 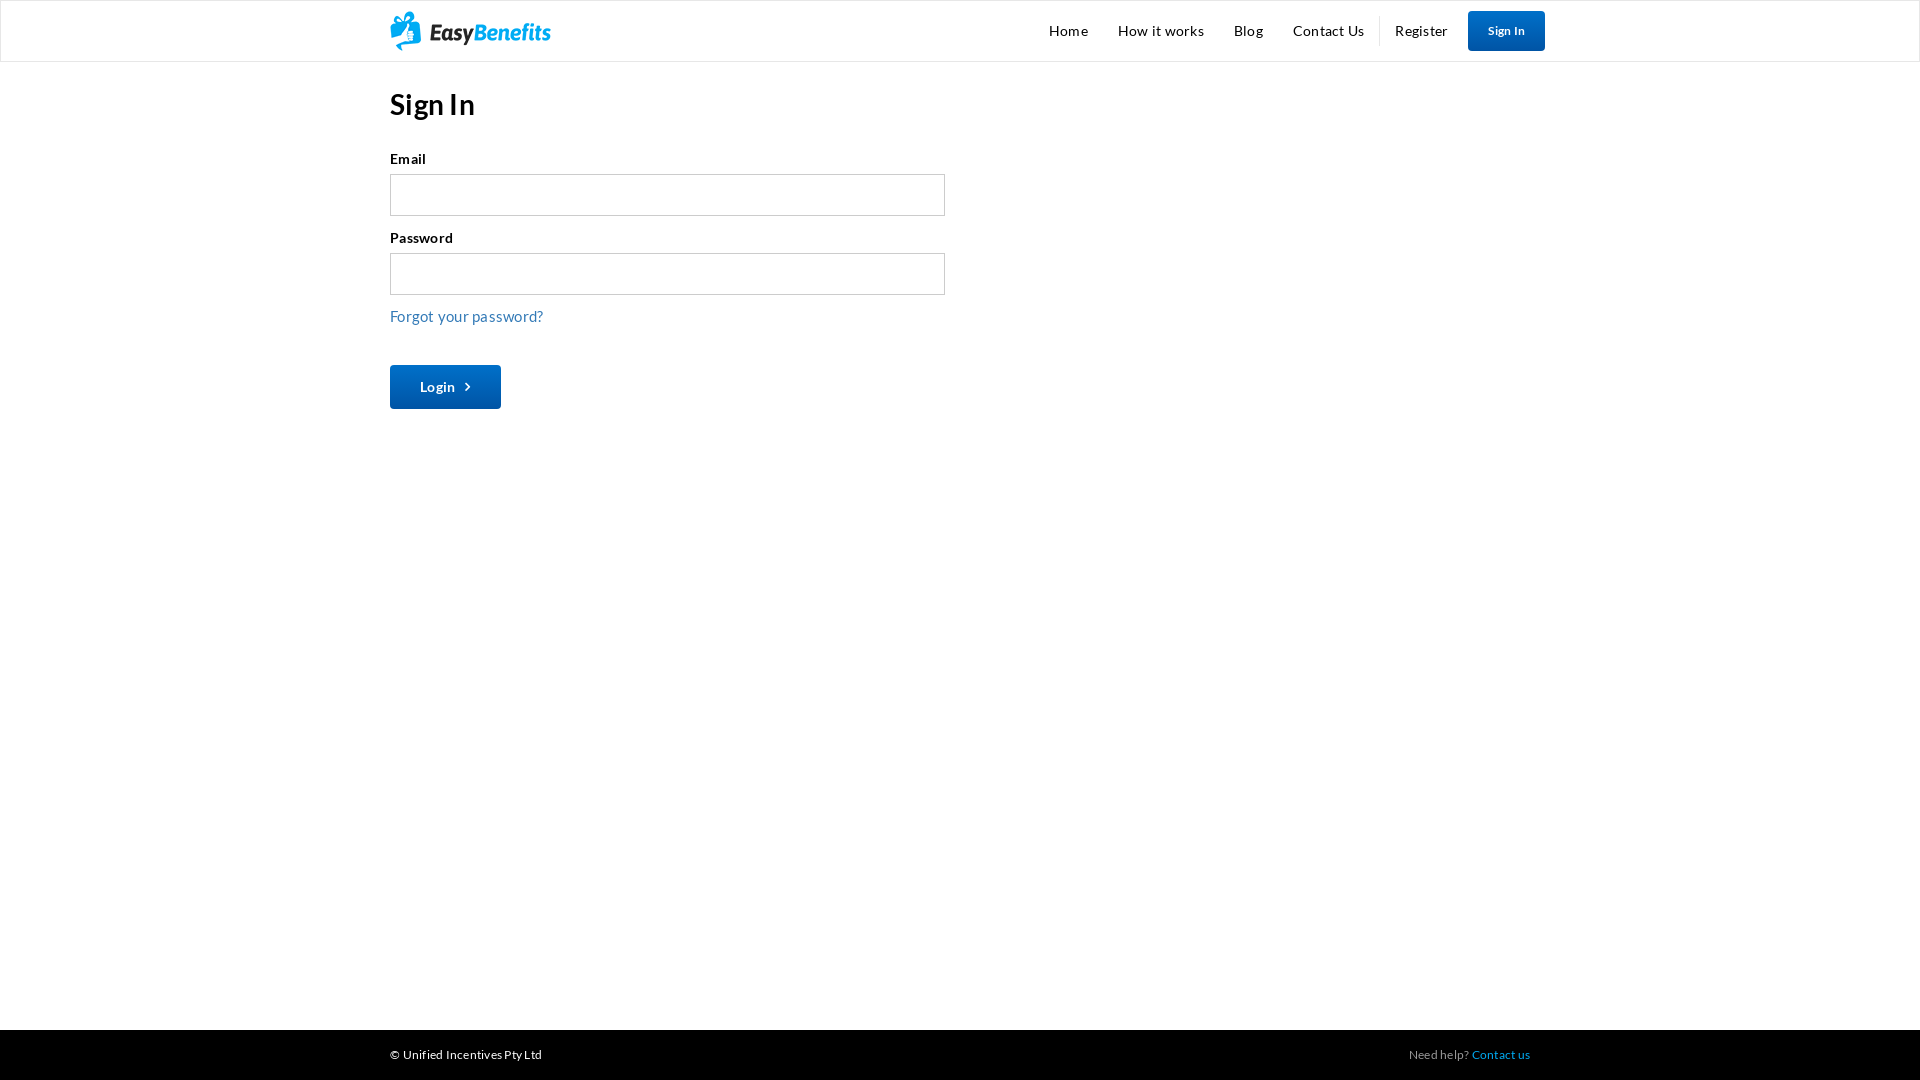 What do you see at coordinates (1247, 30) in the screenshot?
I see `'Blog'` at bounding box center [1247, 30].